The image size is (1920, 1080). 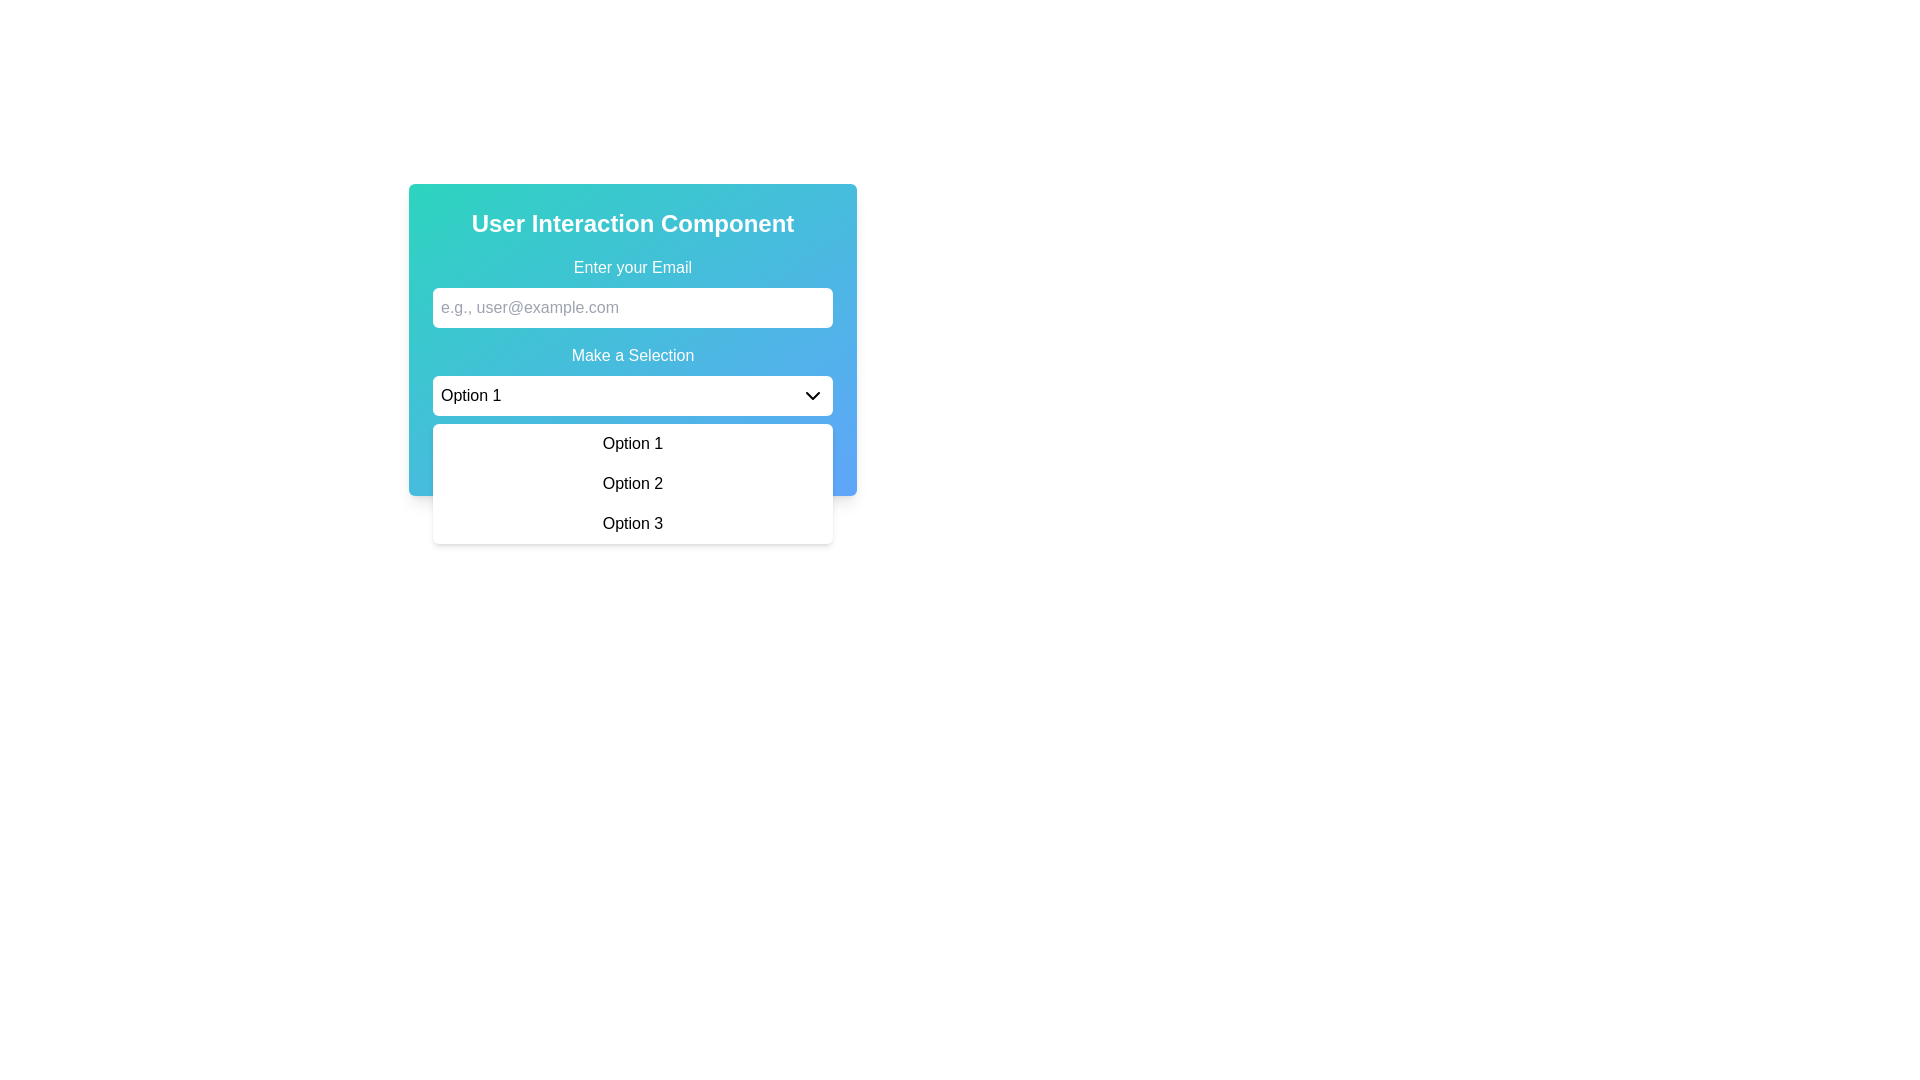 What do you see at coordinates (632, 483) in the screenshot?
I see `the second option in the dropdown menu to trigger the background color change` at bounding box center [632, 483].